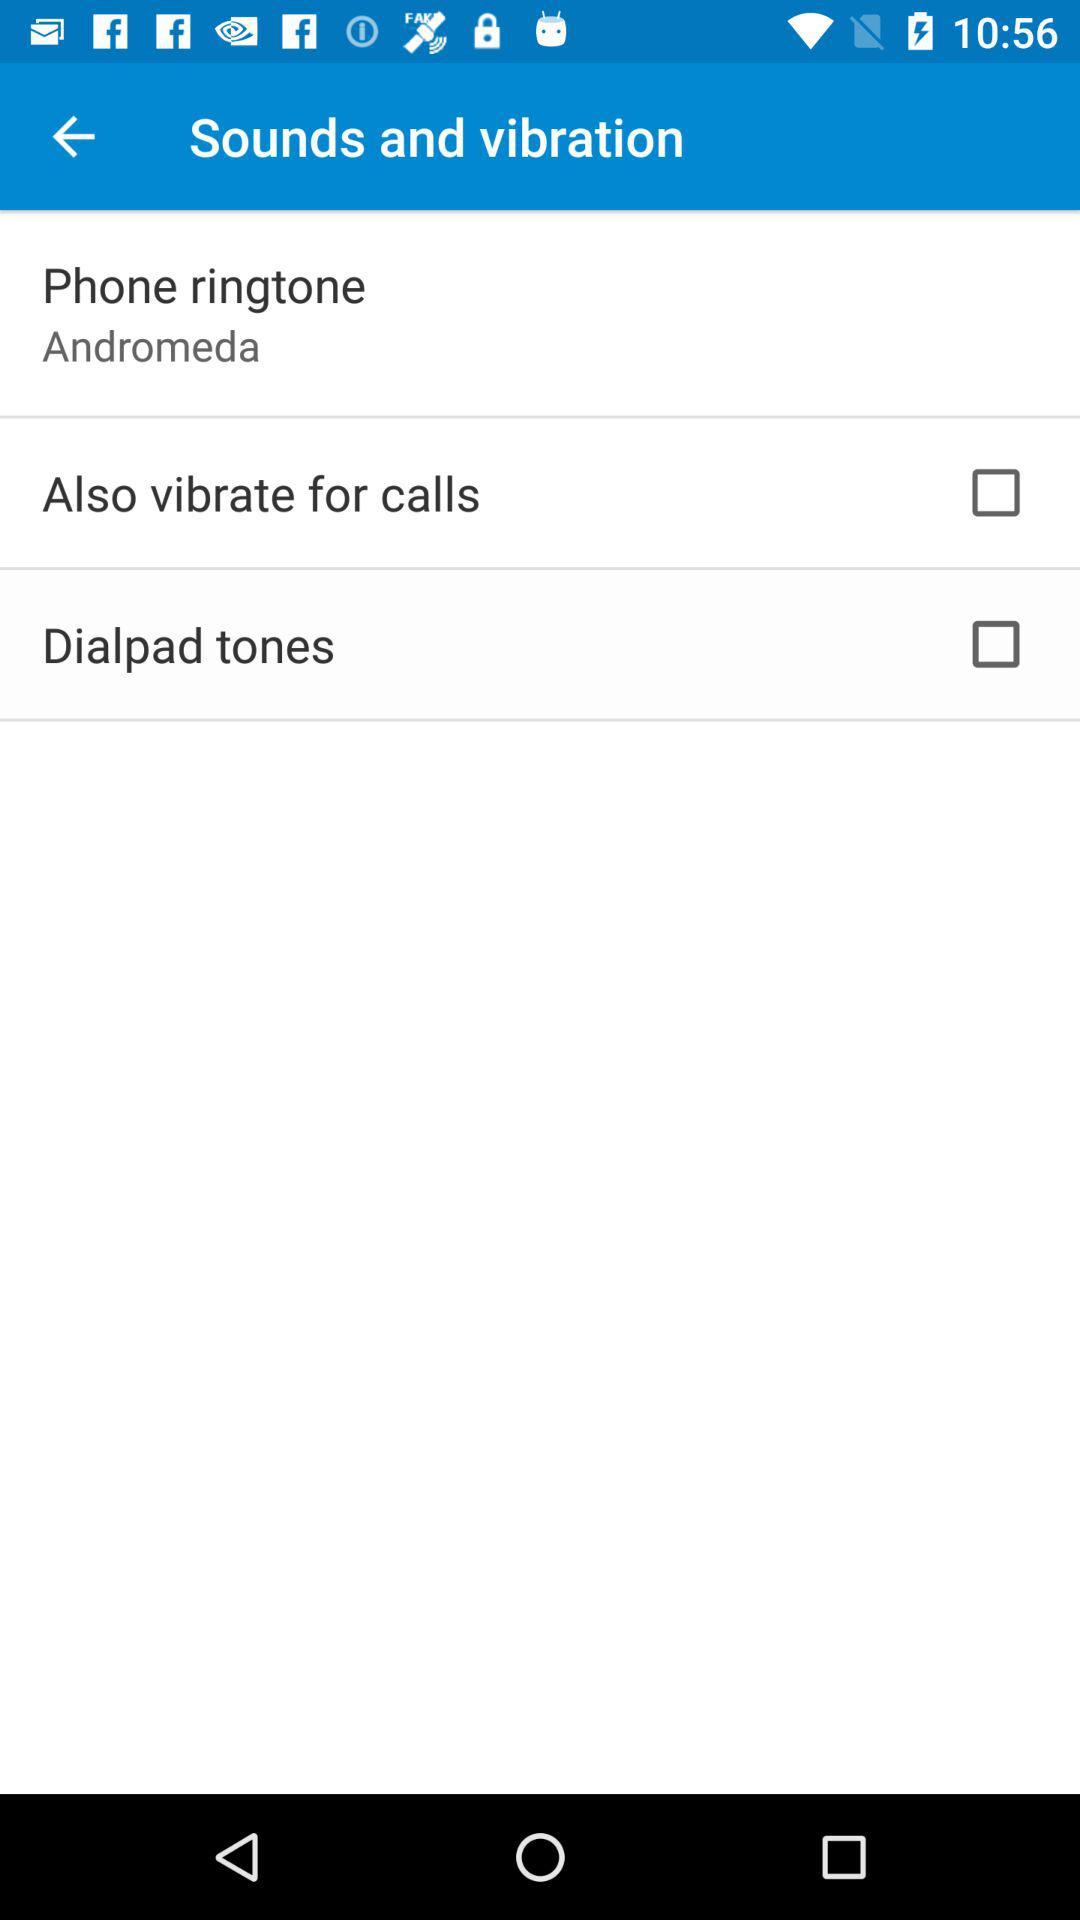 This screenshot has height=1920, width=1080. I want to click on also vibrate for, so click(260, 492).